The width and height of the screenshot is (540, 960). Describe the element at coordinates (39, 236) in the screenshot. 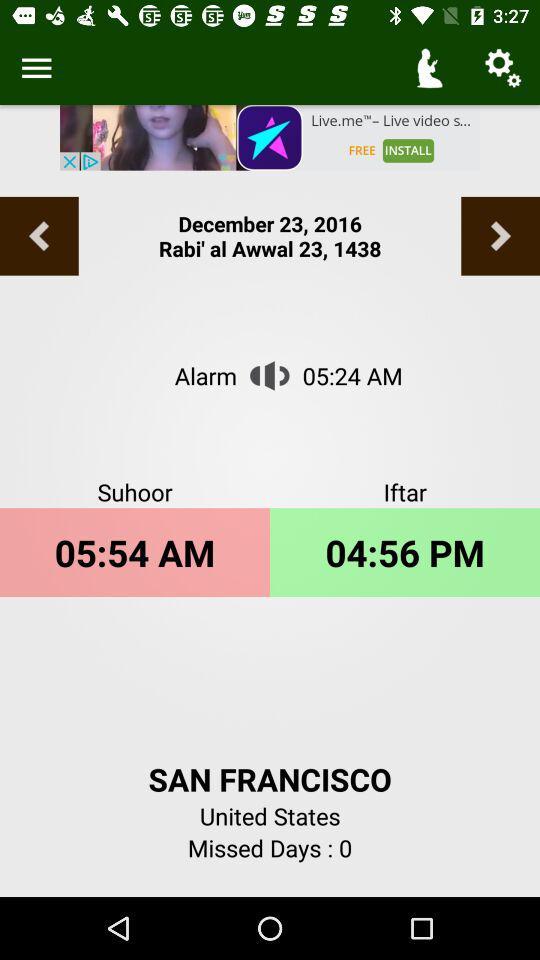

I see `previous screen` at that location.